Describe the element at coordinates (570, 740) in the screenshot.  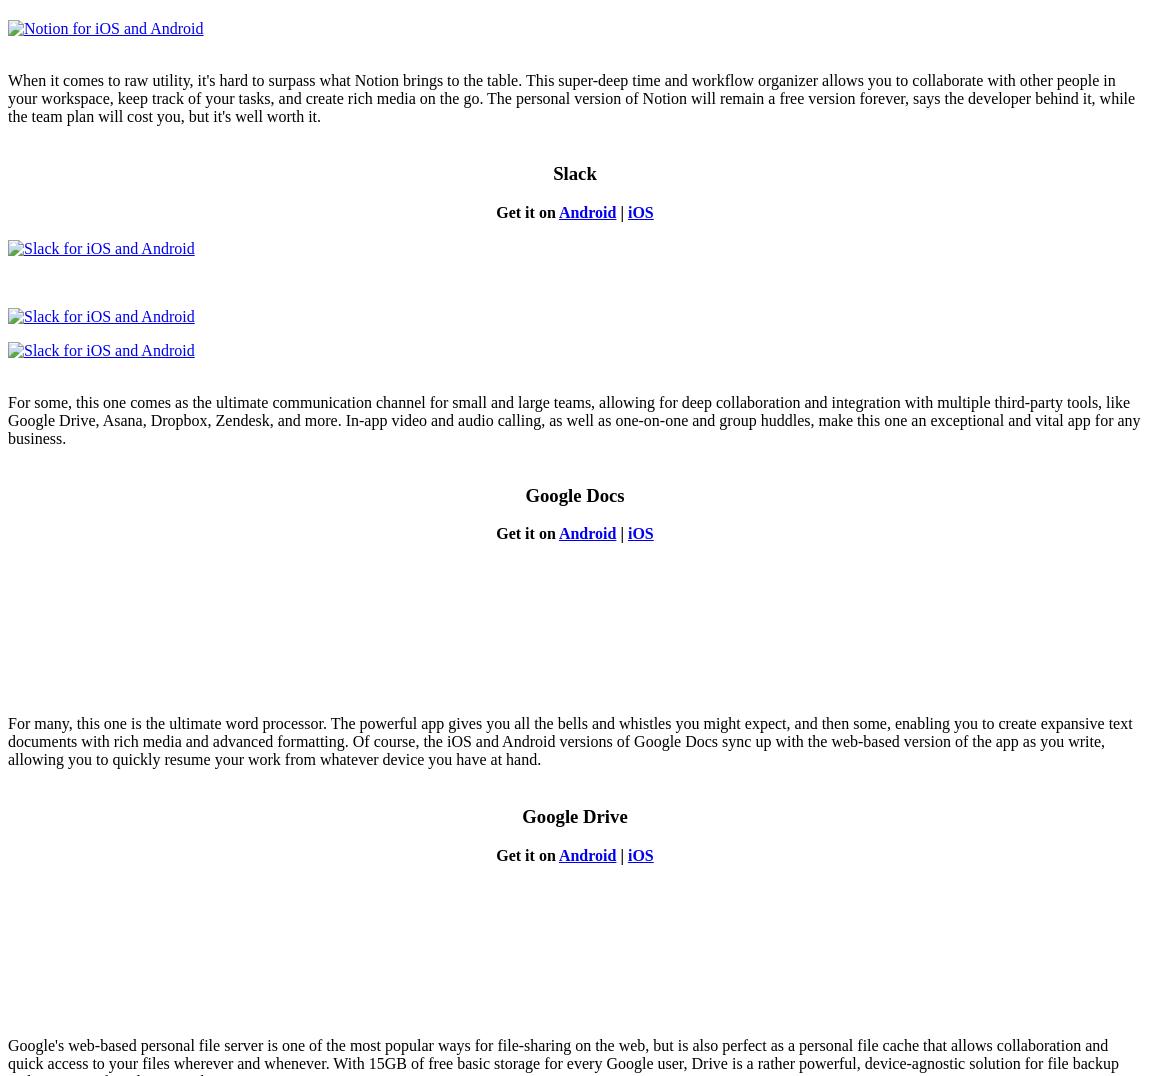
I see `'For many, this one is the ultimate word processor. The powerful app gives you all the bells and whistles you might expect, and then some, enabling you to create expansive text documents with rich media and advanced formatting. Of course, the iOS and Android versions of Google Docs sync up with the web-based version of the app as you write, allowing you to quickly resume your work from whatever device you have at hand.'` at that location.